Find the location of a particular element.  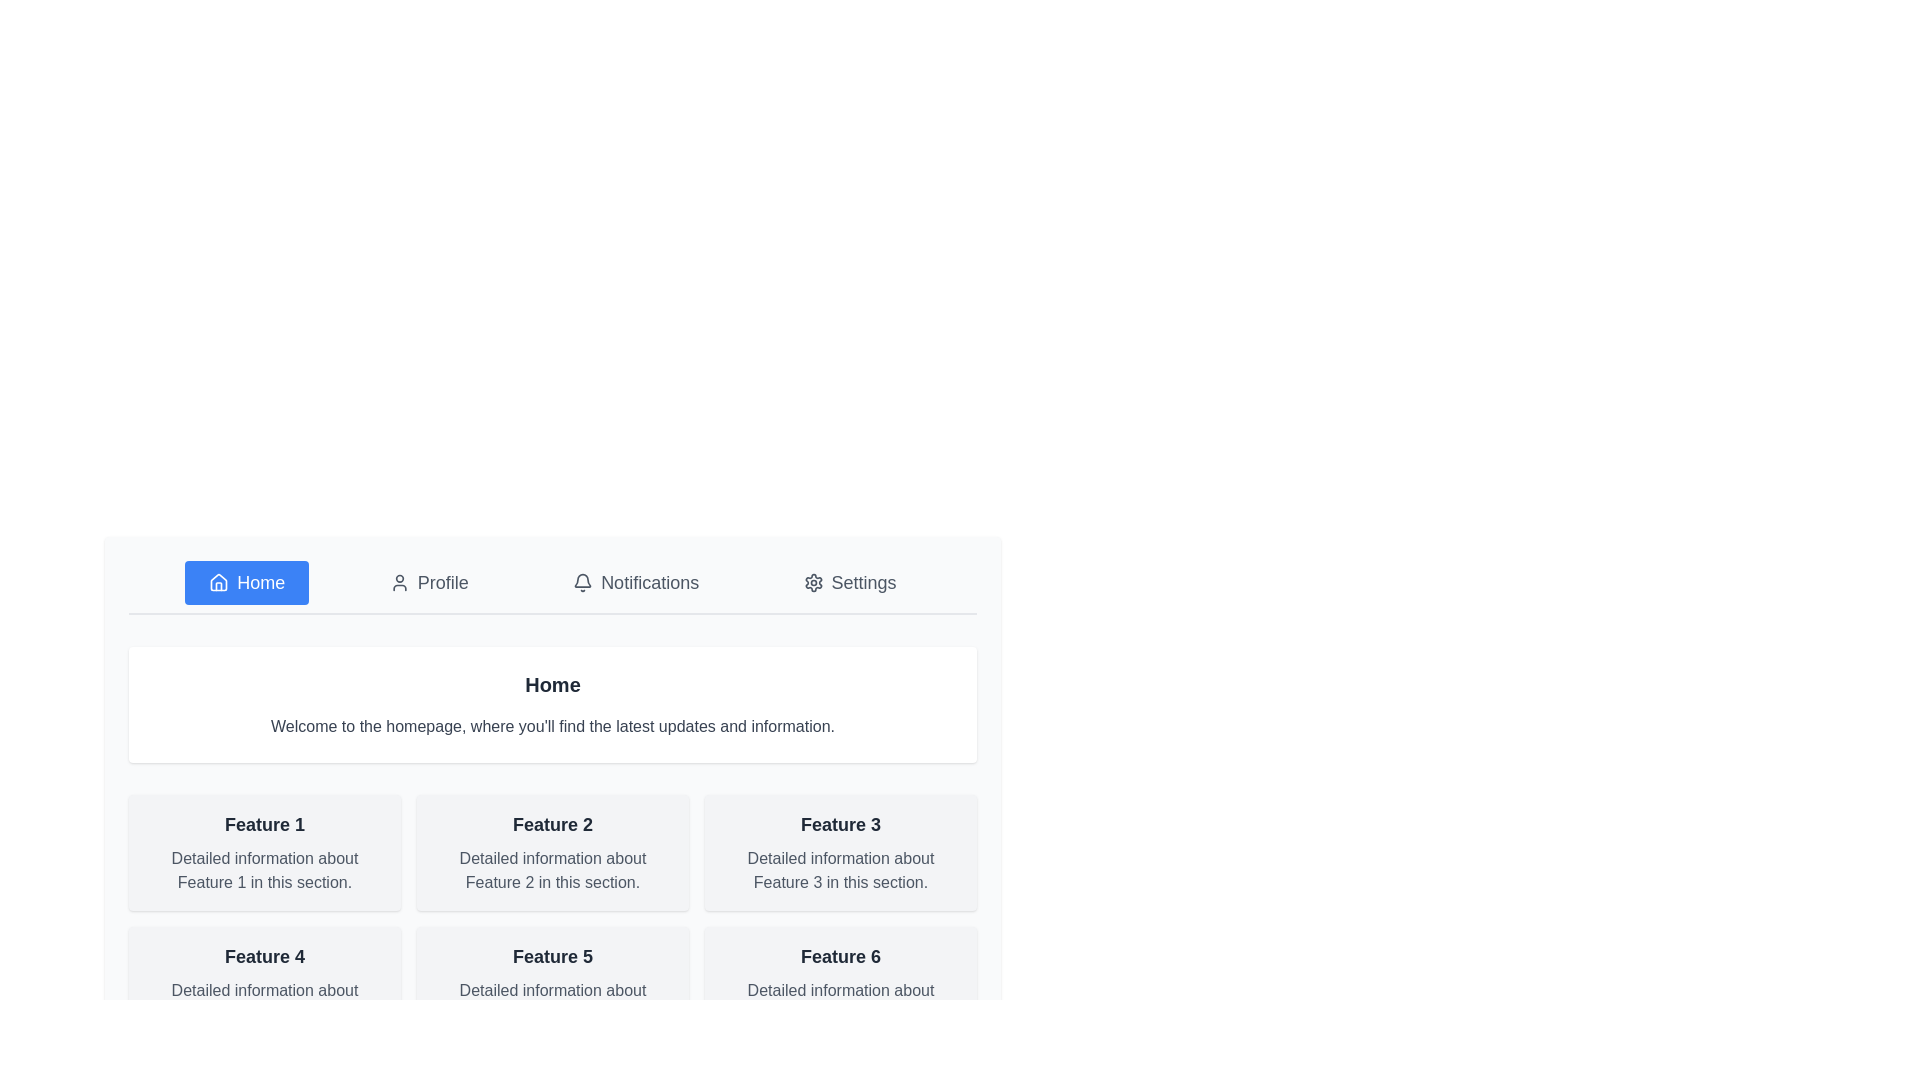

details of individual grid items in the two-row grid layout containing headlines and descriptions, styled with a light gray background and rounded corners, located centrally below the 'Home' section is located at coordinates (552, 918).